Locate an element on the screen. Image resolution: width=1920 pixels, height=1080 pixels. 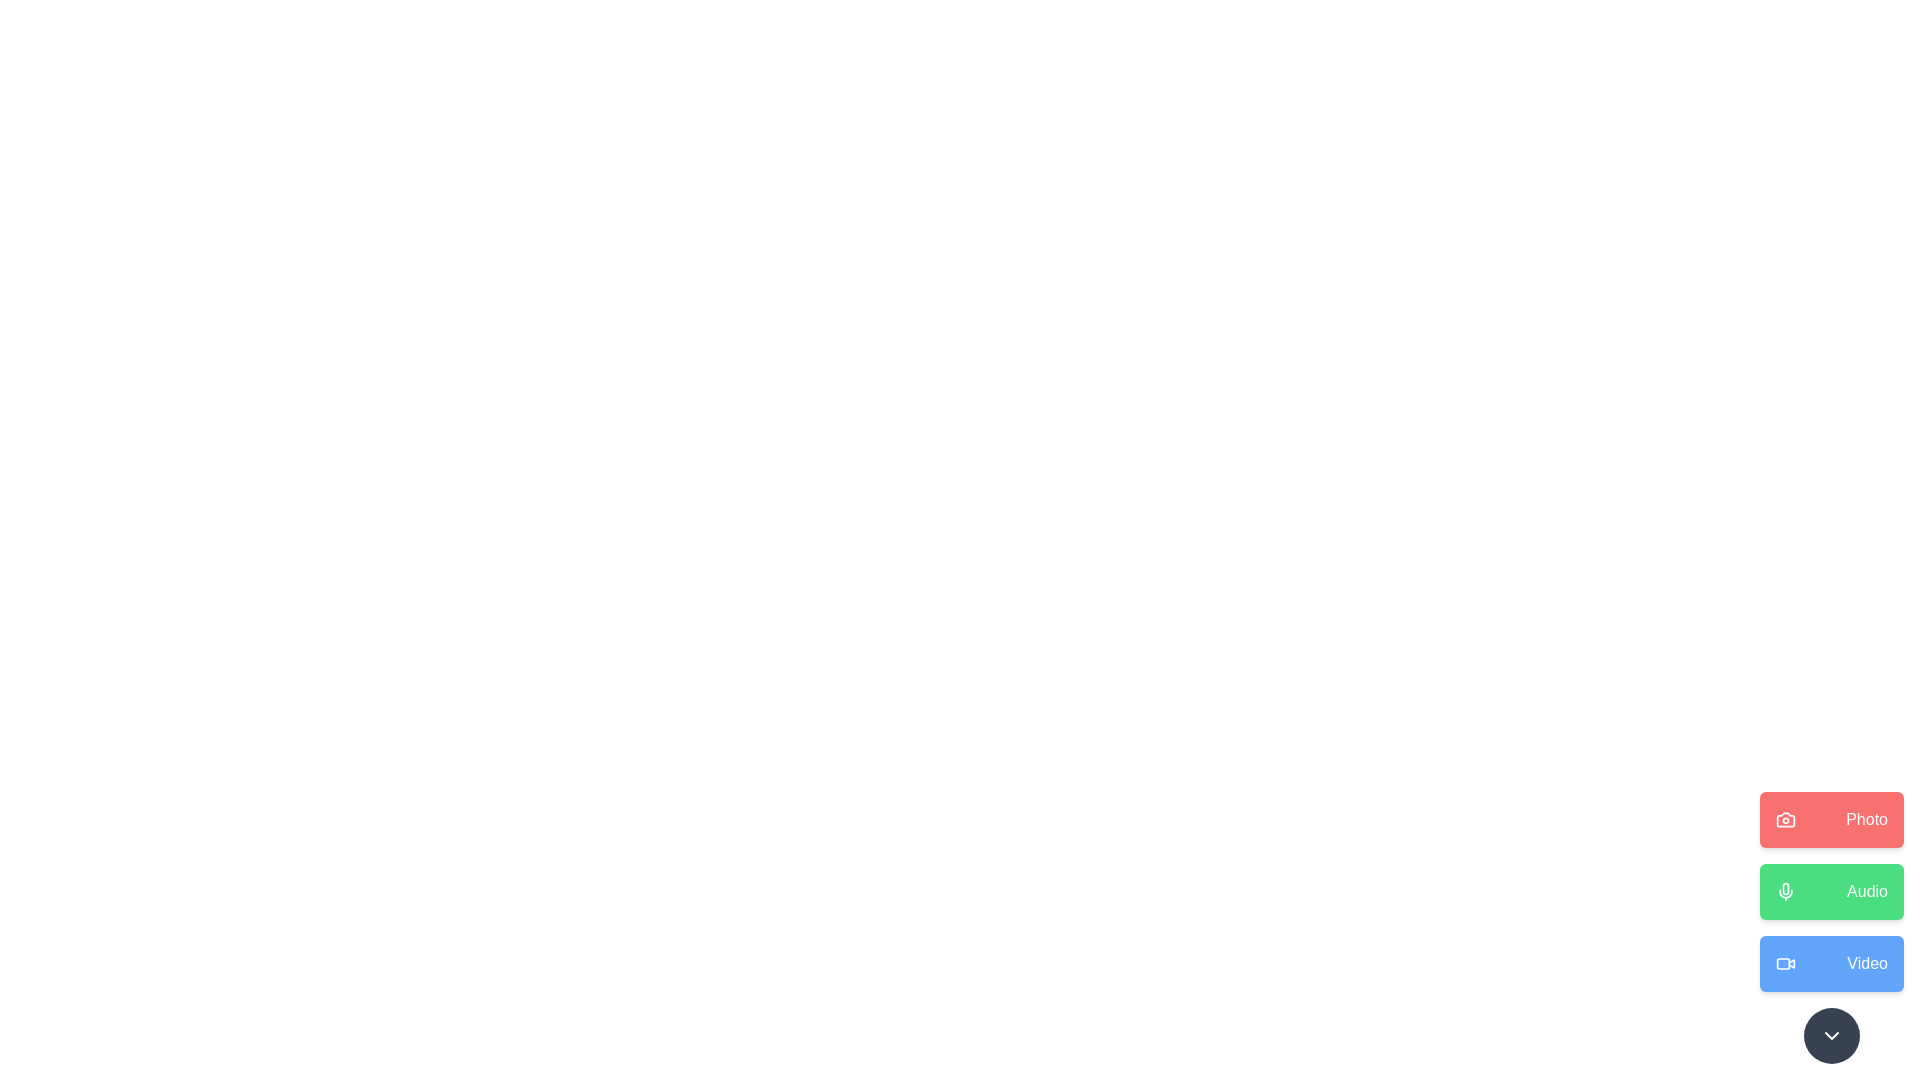
the 'Audio' button to trigger the 'Audio' action is located at coordinates (1832, 890).